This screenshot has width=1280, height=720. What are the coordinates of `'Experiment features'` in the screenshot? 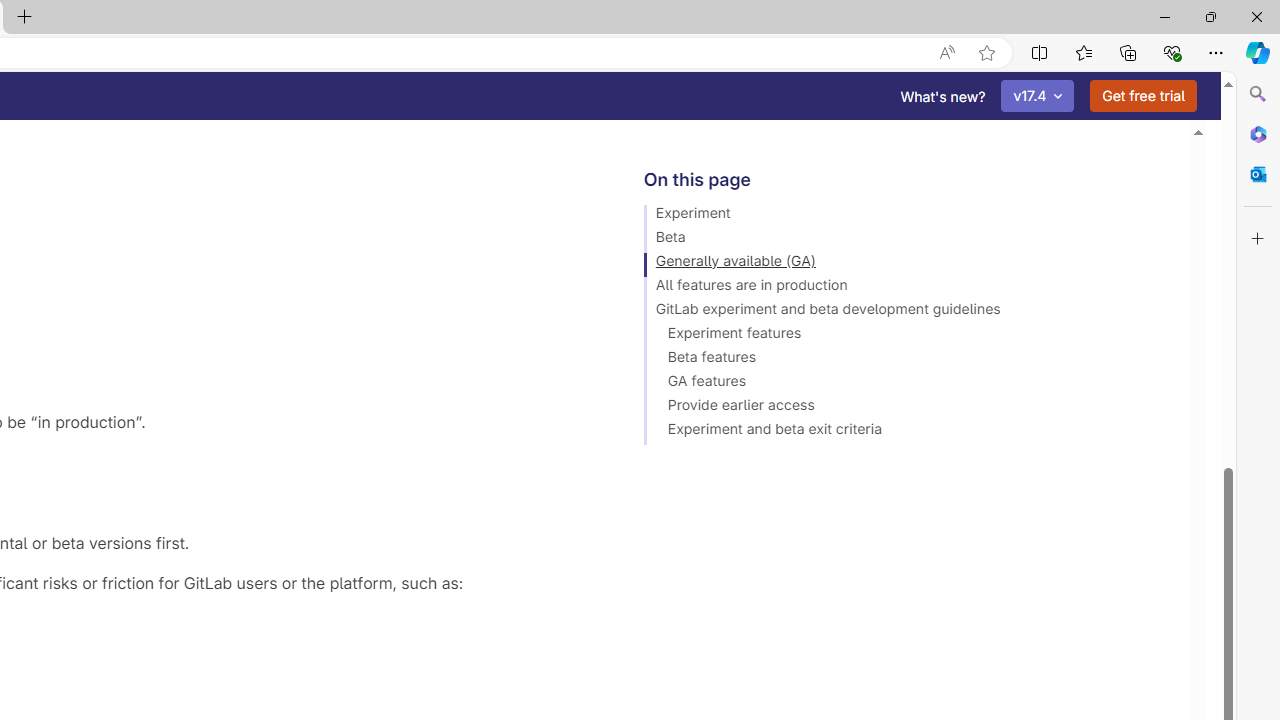 It's located at (907, 335).